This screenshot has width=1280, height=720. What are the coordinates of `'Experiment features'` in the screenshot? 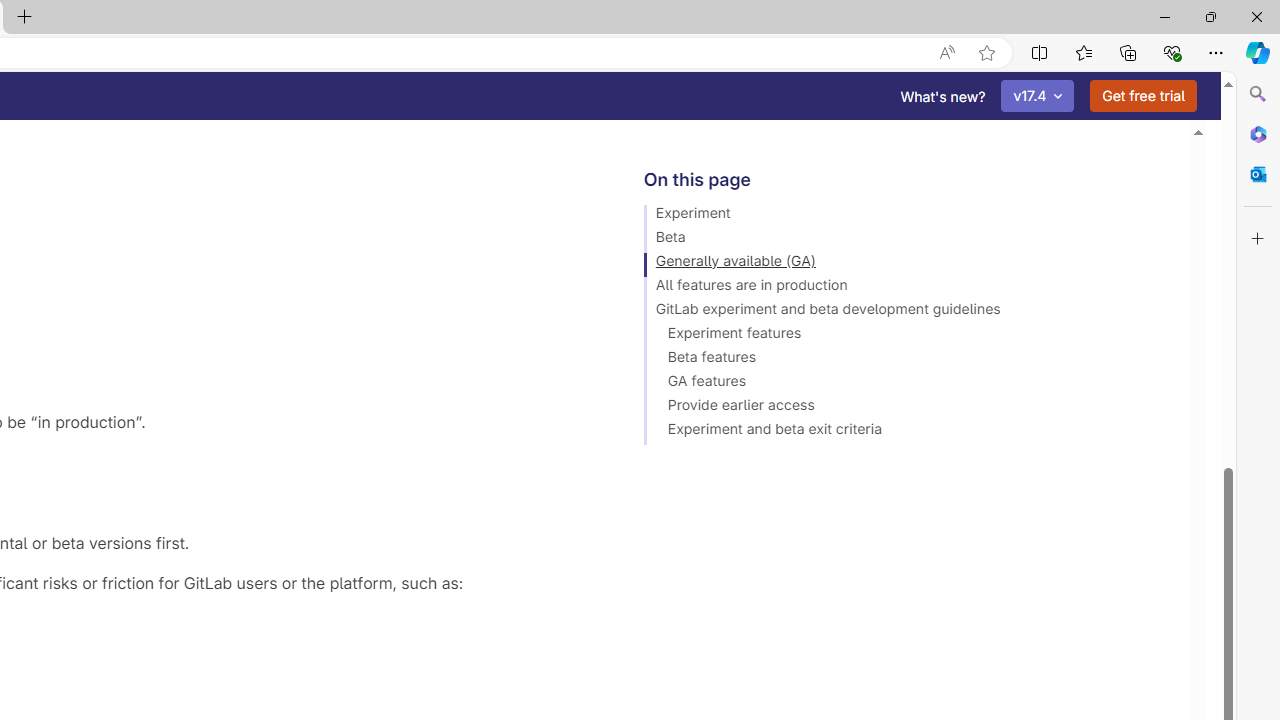 It's located at (907, 335).